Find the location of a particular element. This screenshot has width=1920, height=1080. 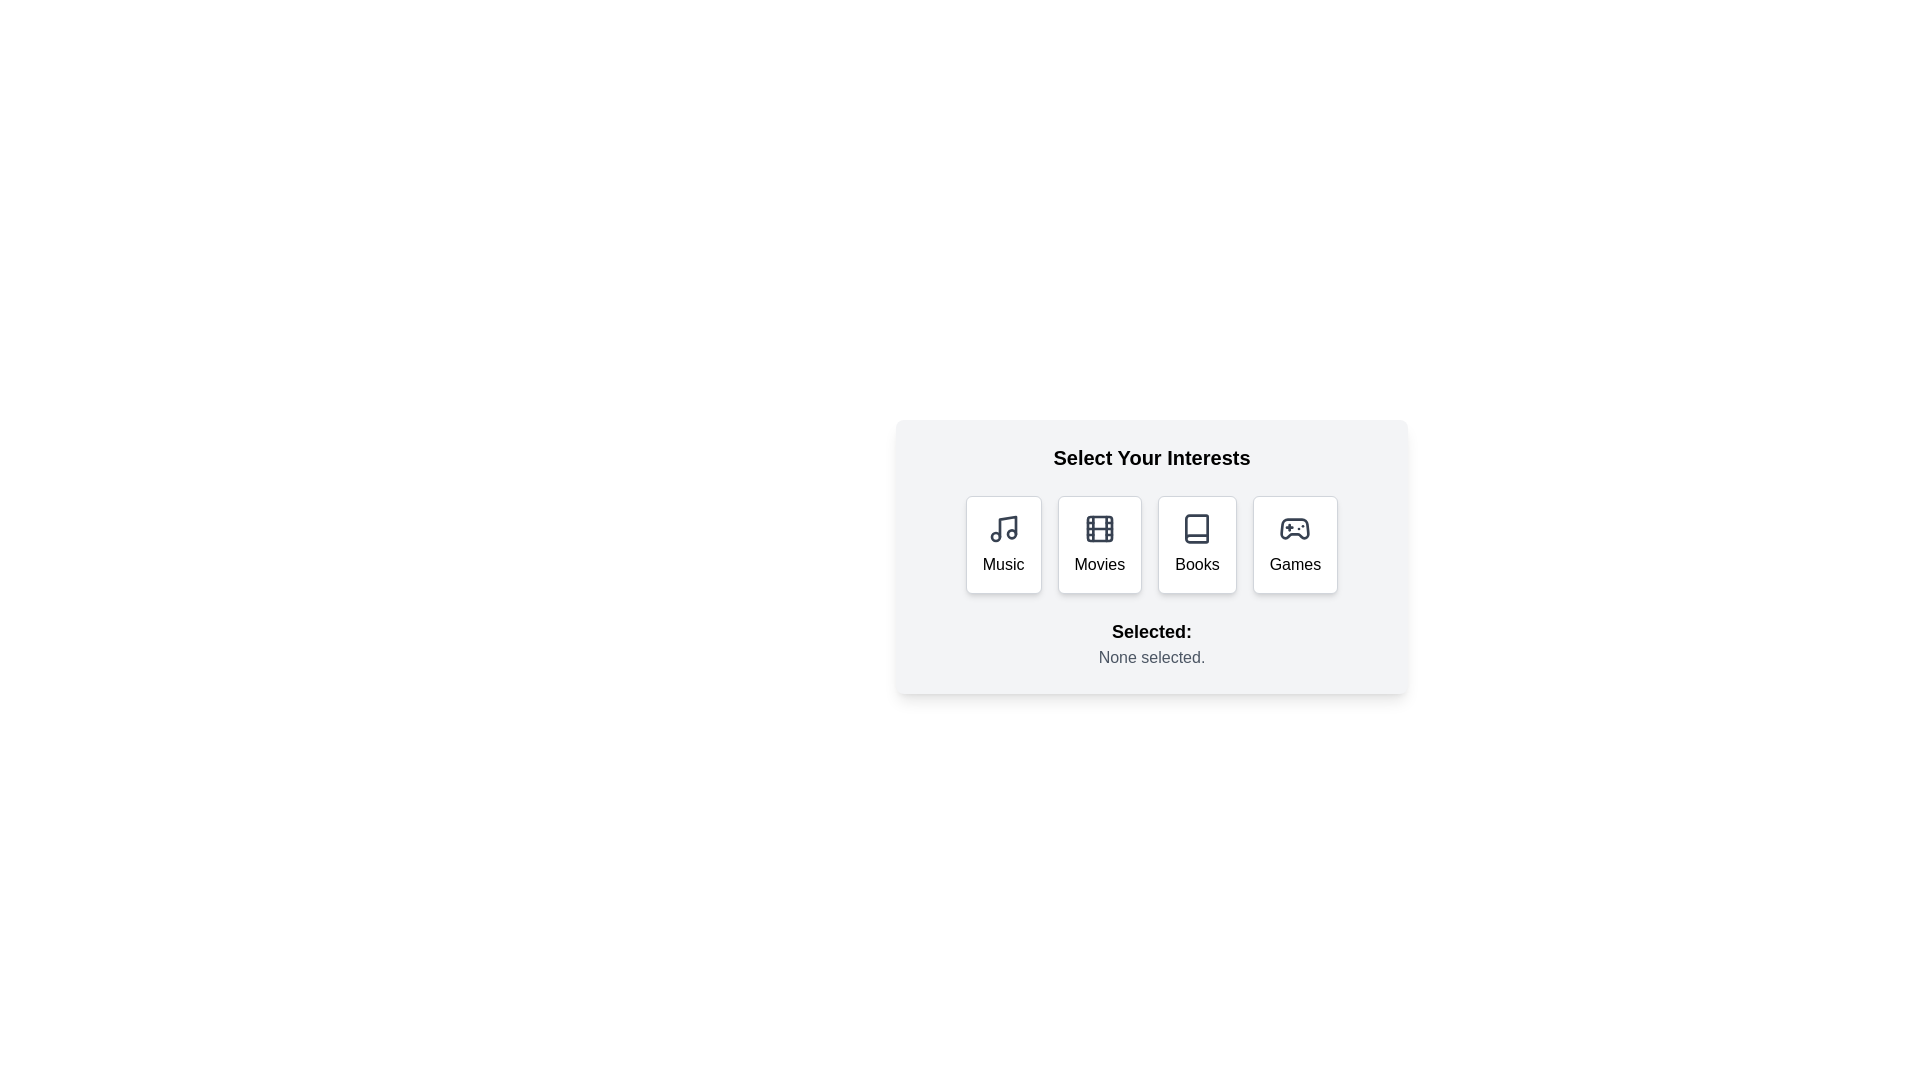

the Music button to select the corresponding interest is located at coordinates (1003, 544).